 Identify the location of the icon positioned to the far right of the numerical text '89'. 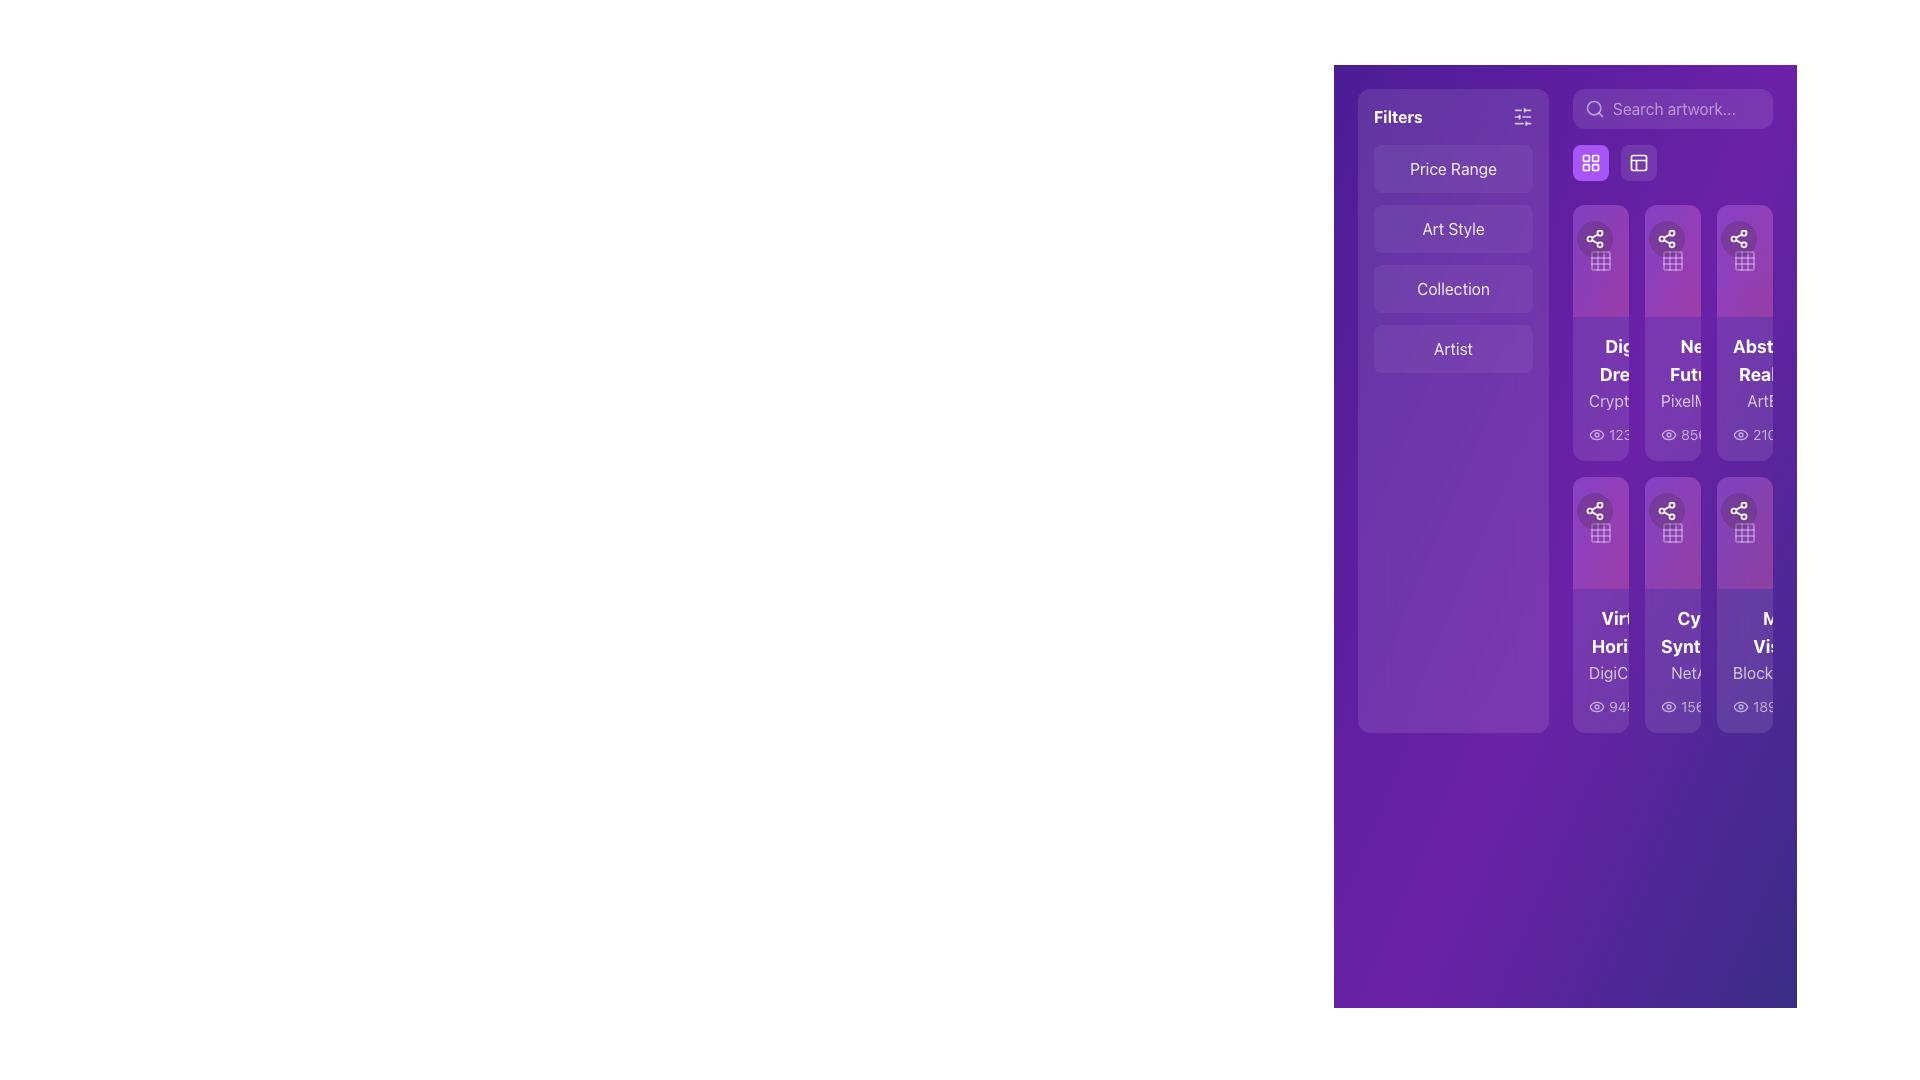
(1685, 434).